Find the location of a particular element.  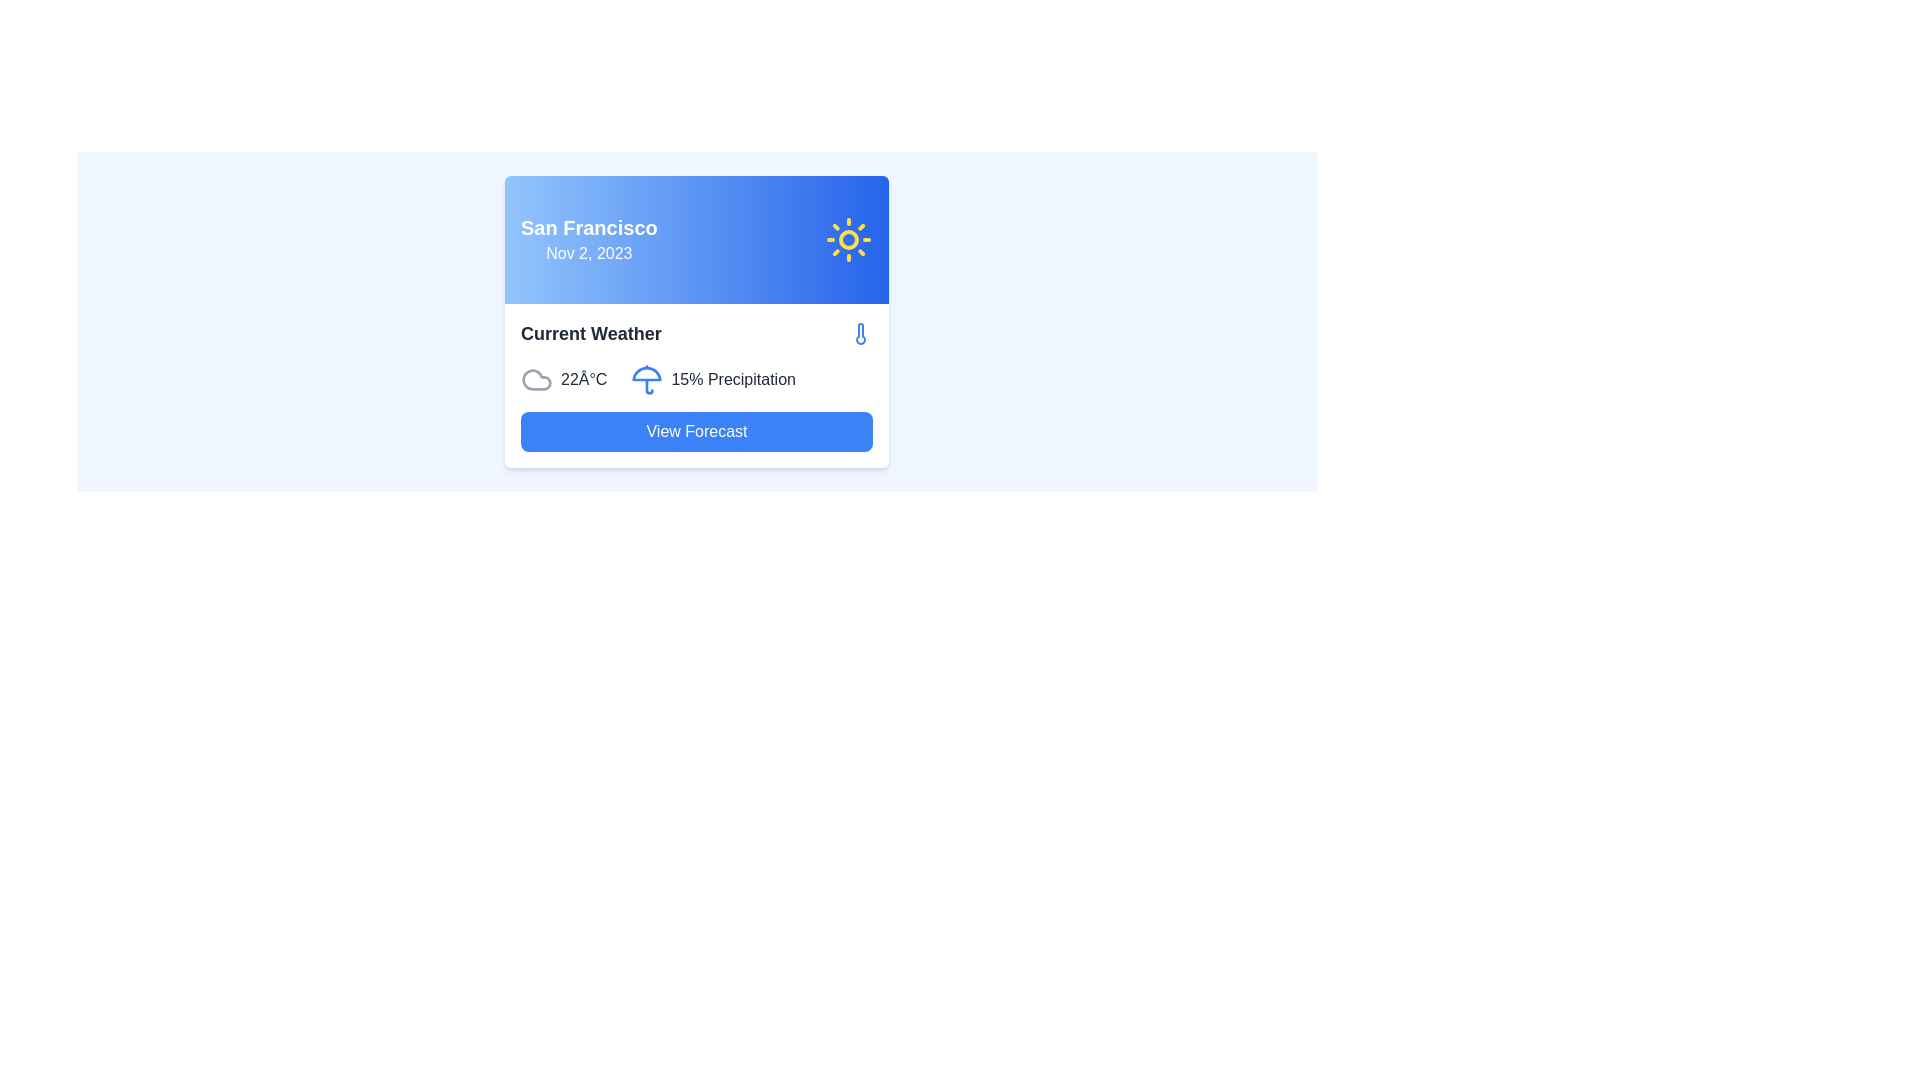

the thermometer icon with a blue gradient located in the 'Current Weather' subsection of the weather card, positioned to the right of the '15% Precipitation' text is located at coordinates (860, 333).